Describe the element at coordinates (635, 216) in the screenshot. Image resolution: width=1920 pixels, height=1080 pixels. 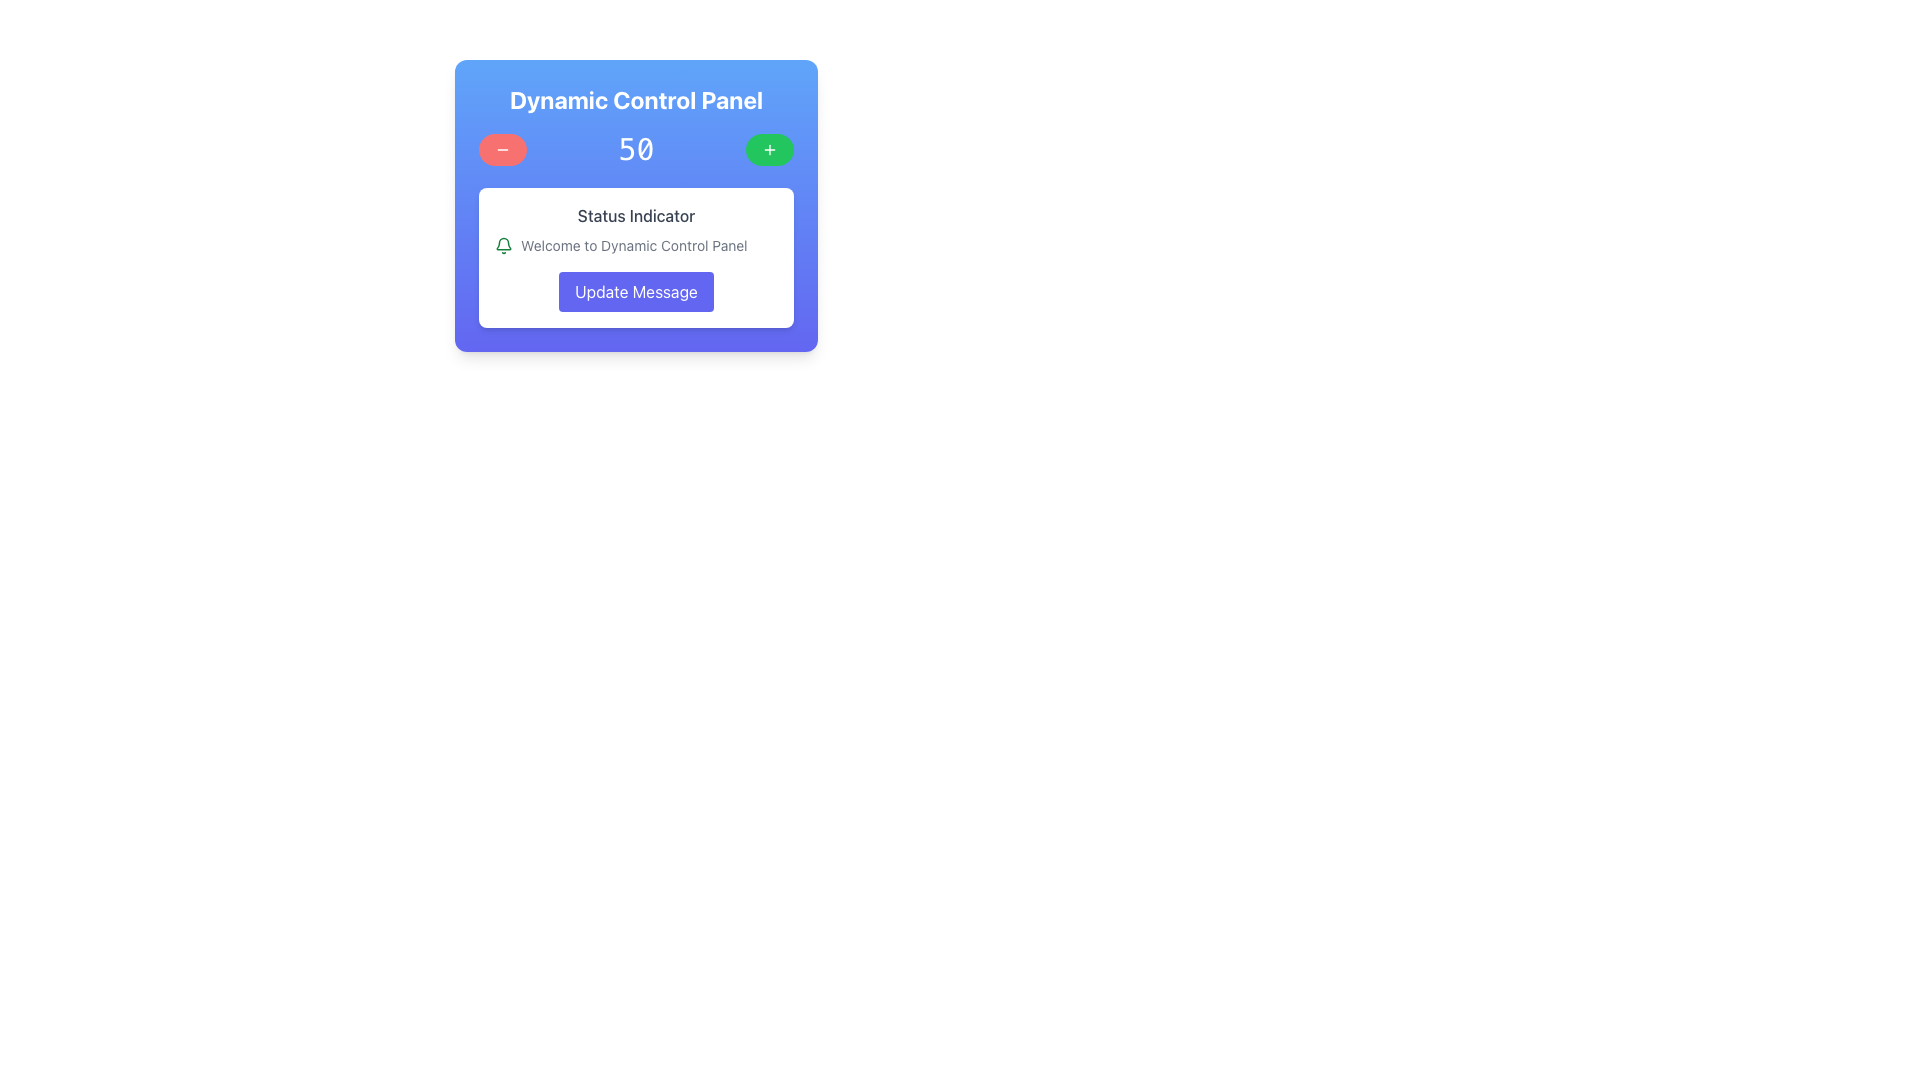
I see `the 'Status Indicator' text label, which is styled in gray color and located at the top of a white rounded card within the control panel layout` at that location.